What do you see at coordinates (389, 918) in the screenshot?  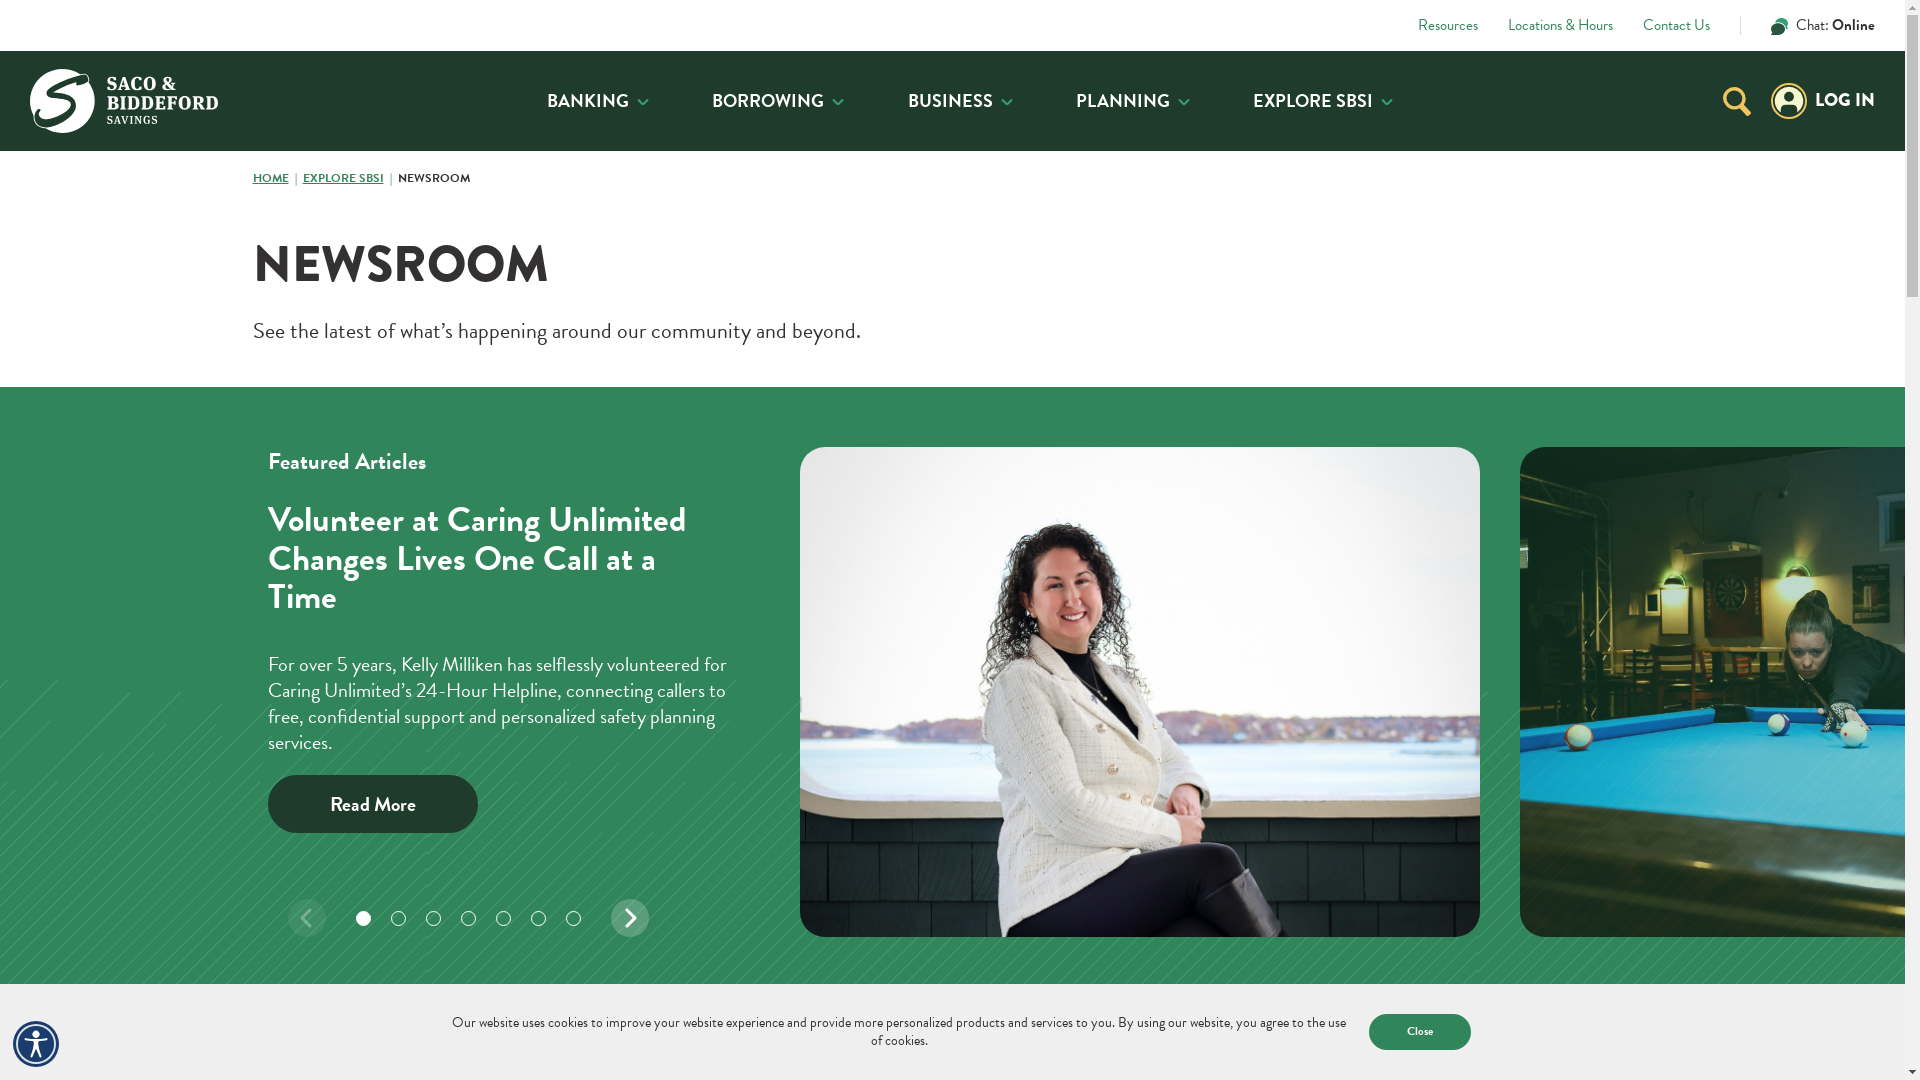 I see `'Carousel Dot'` at bounding box center [389, 918].